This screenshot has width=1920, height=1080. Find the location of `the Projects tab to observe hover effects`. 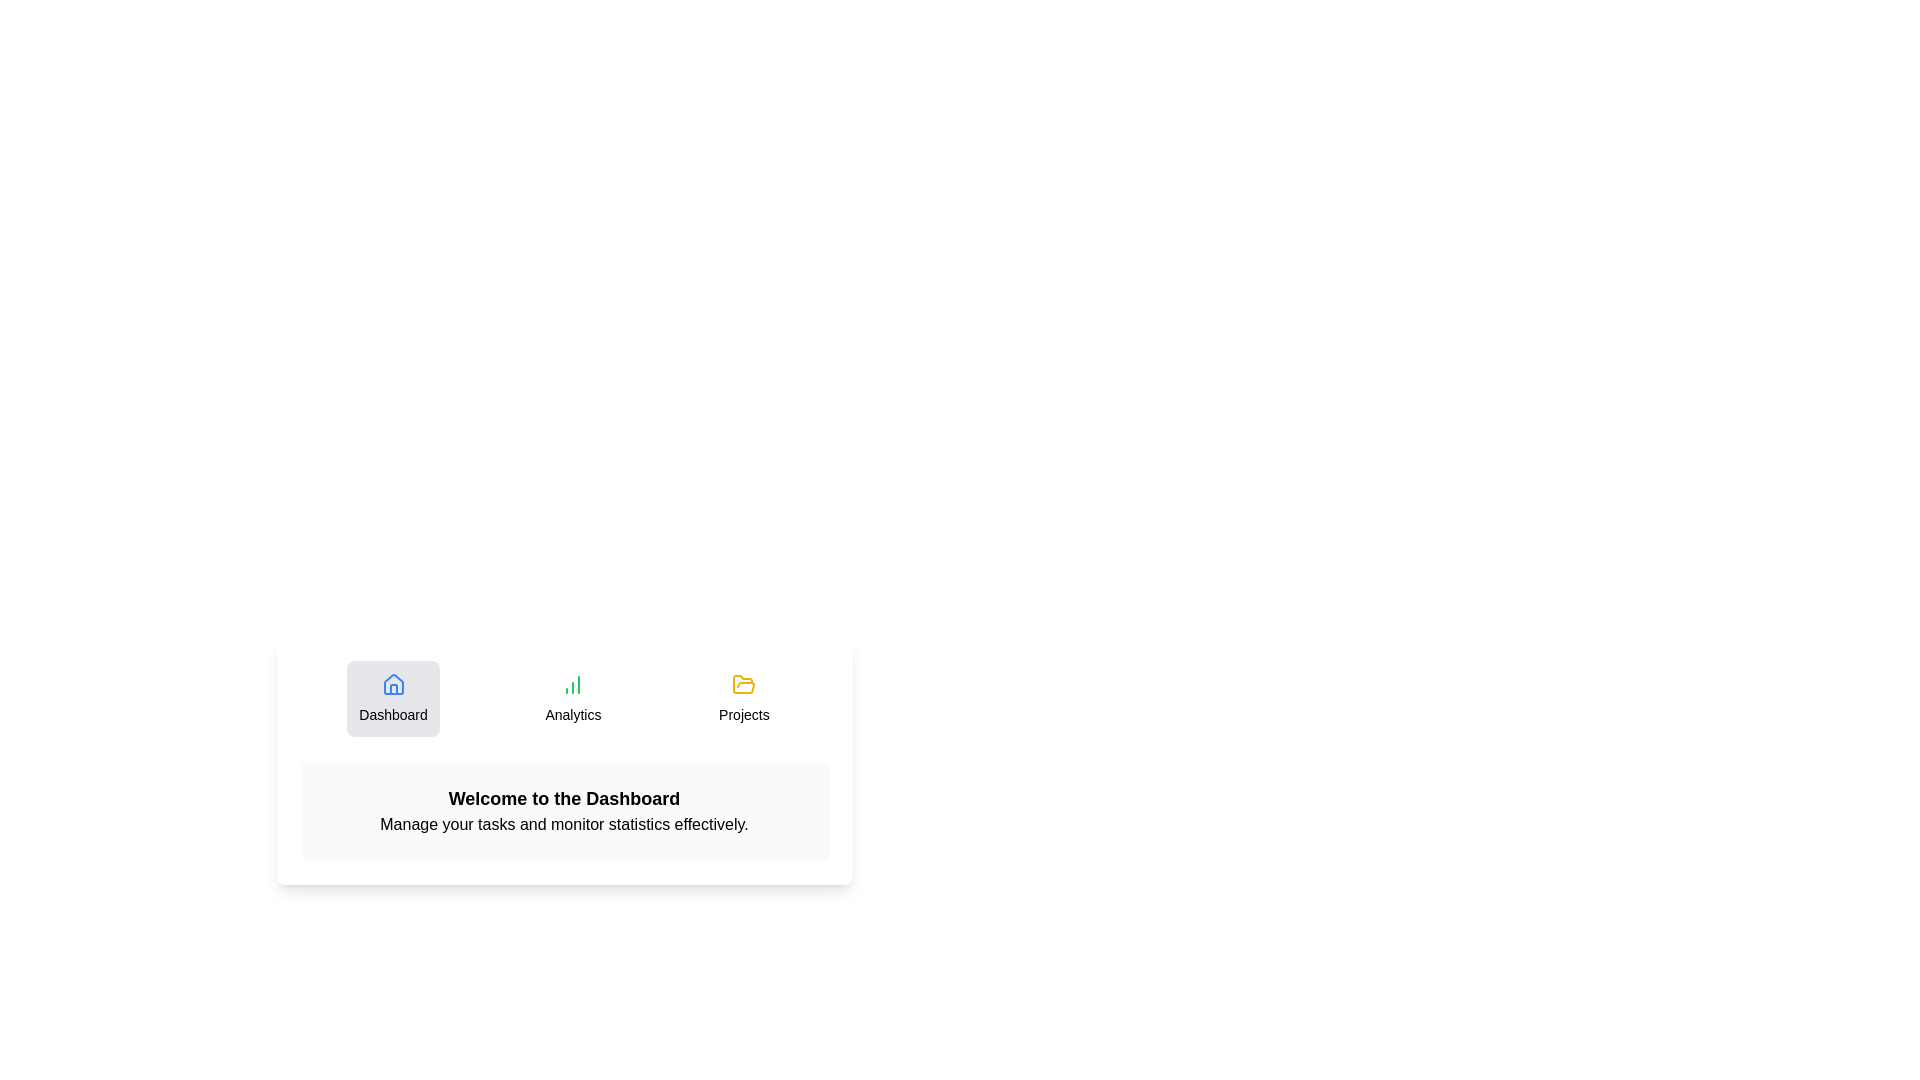

the Projects tab to observe hover effects is located at coordinates (743, 697).